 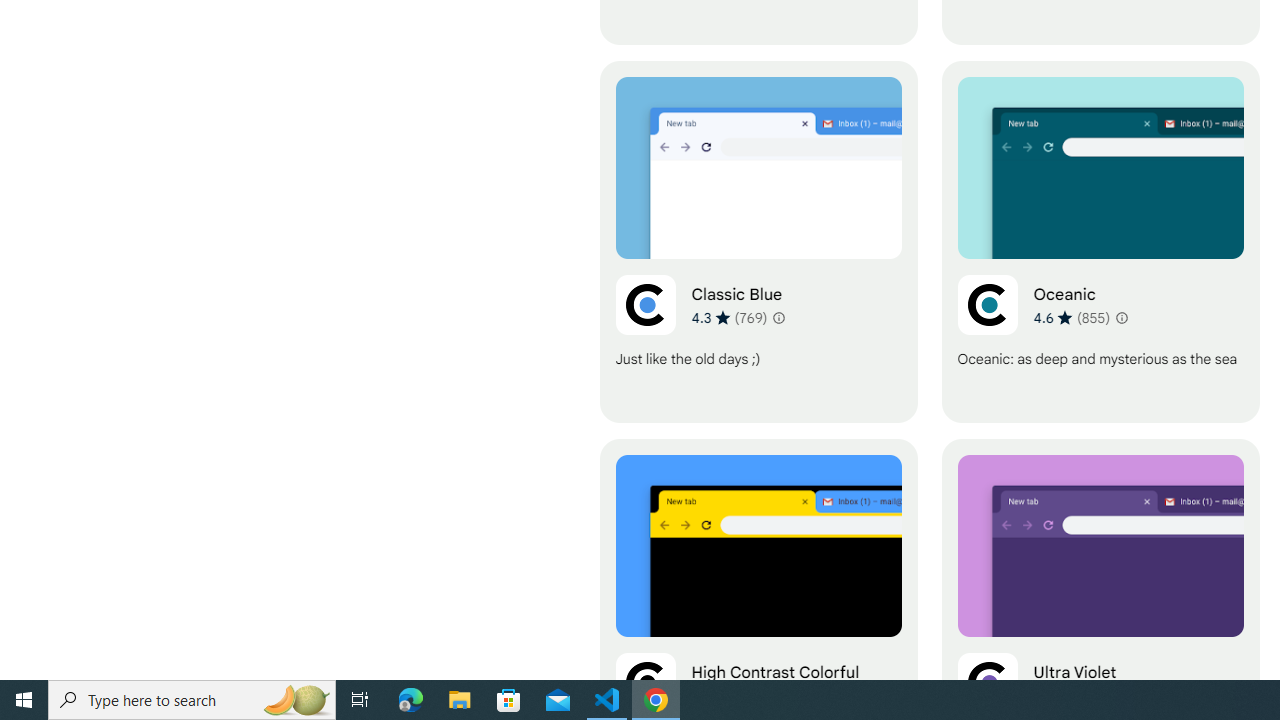 I want to click on 'Average rating 4.3 out of 5 stars. 769 ratings.', so click(x=728, y=316).